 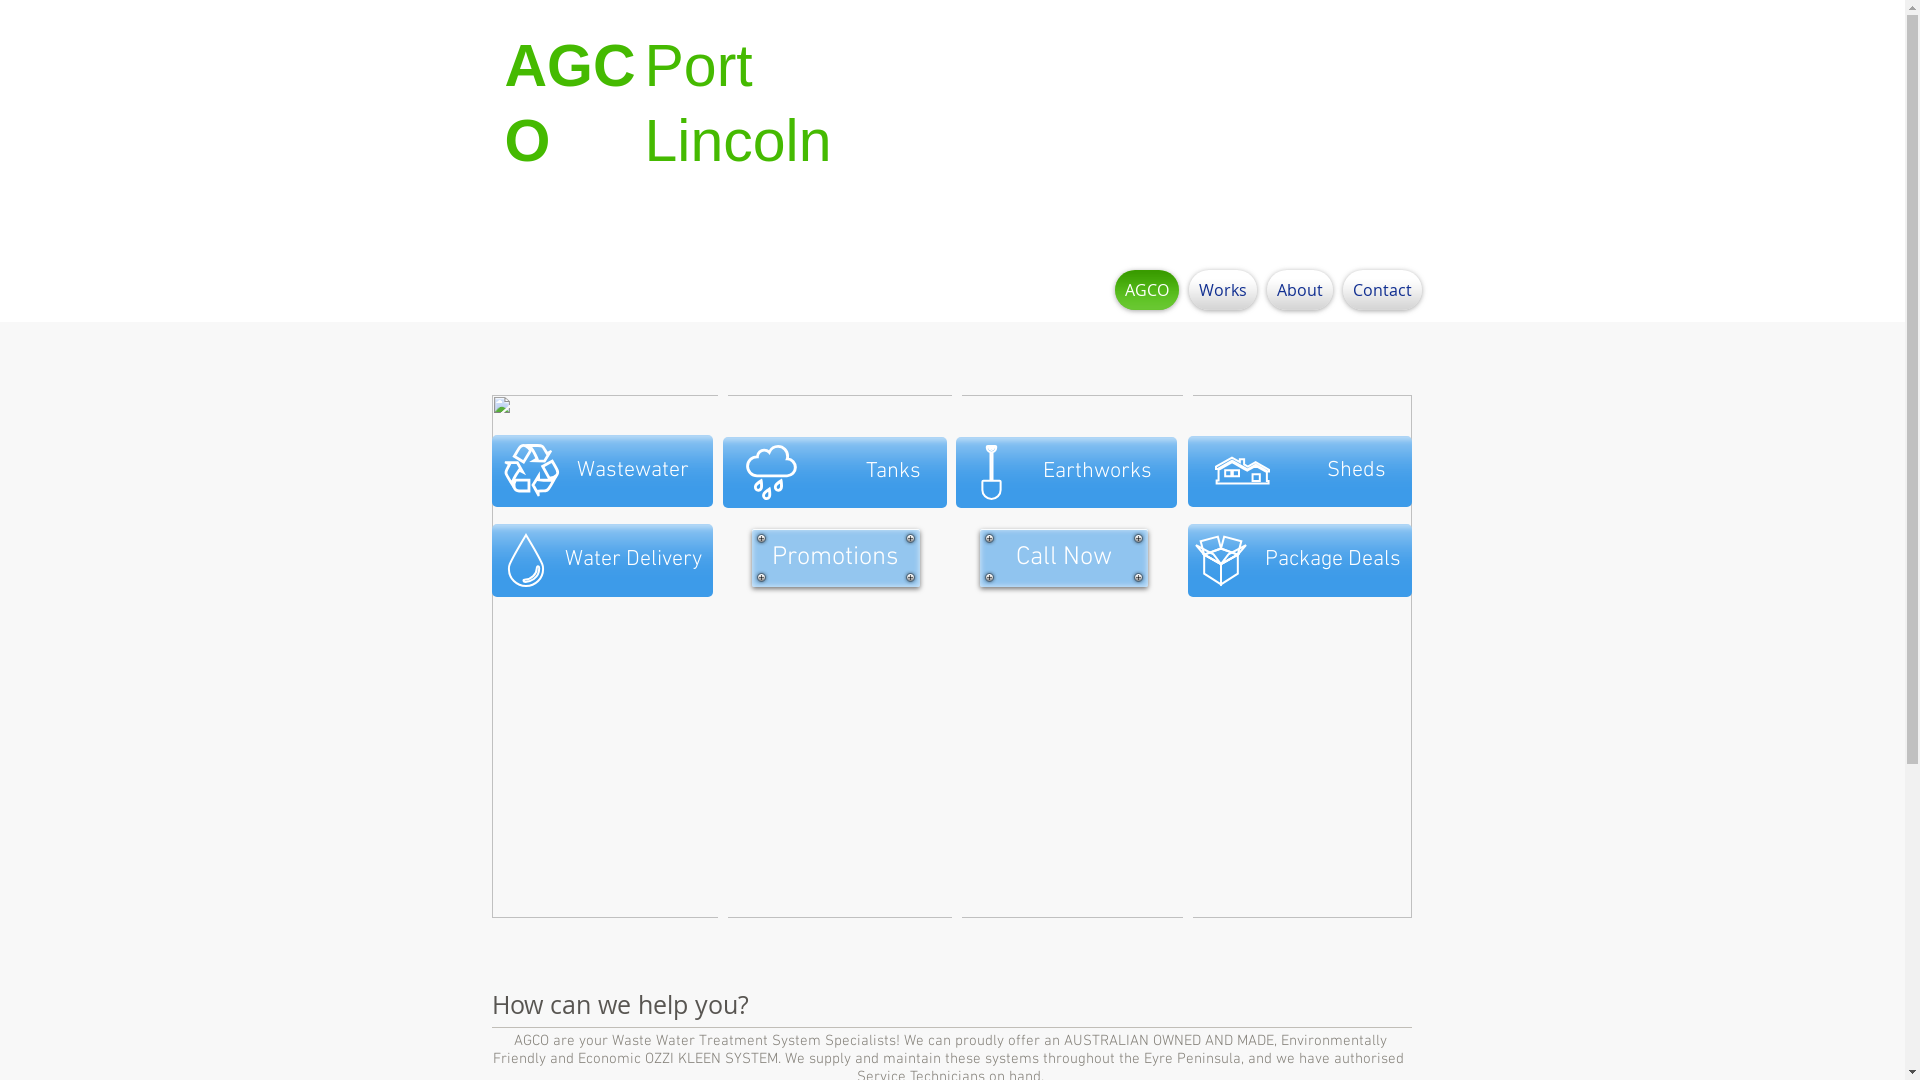 I want to click on 'Works', so click(x=1222, y=289).